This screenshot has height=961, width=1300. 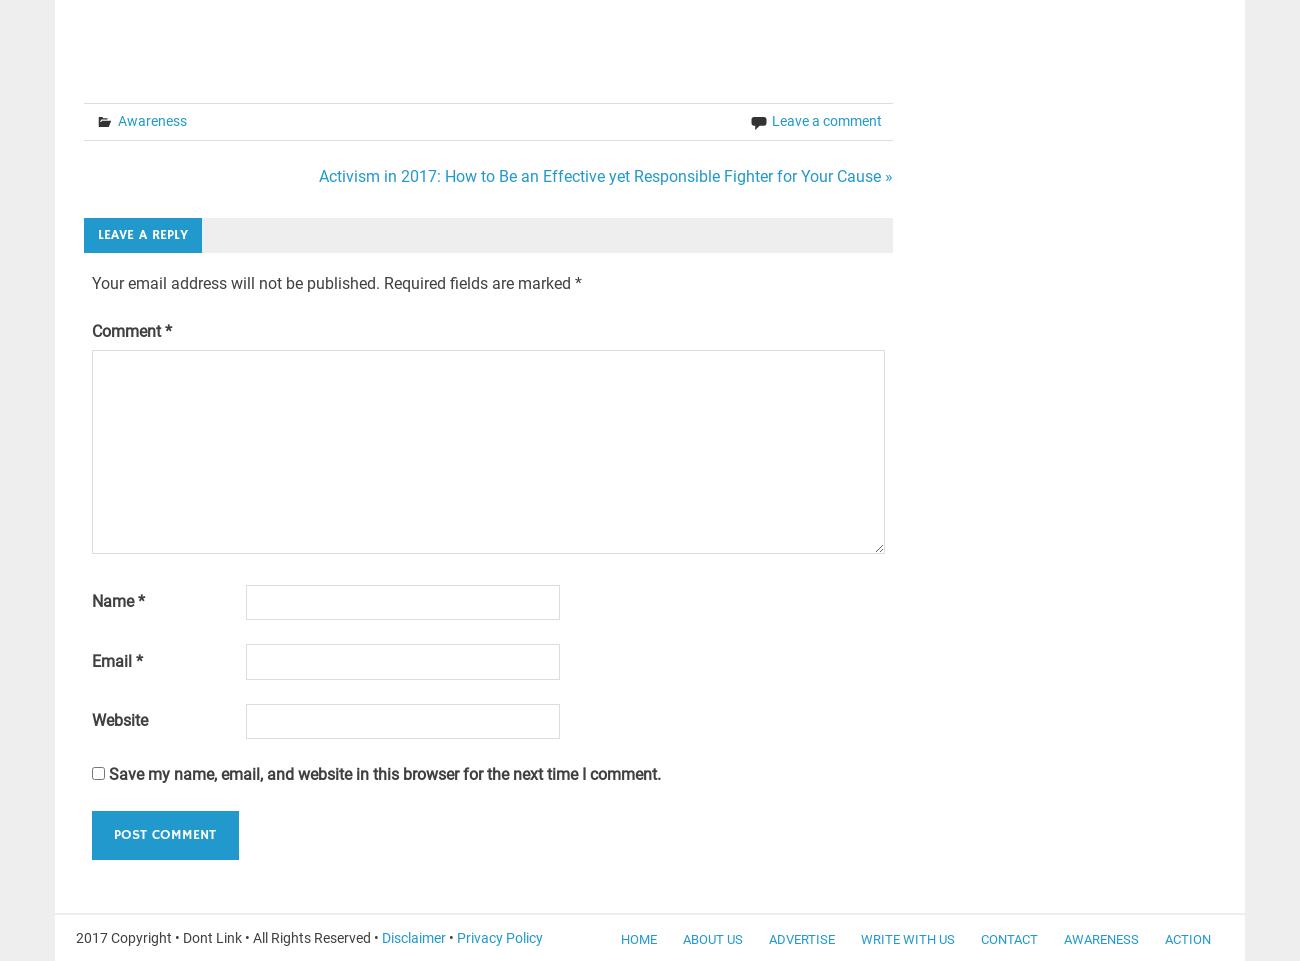 I want to click on 'Your email address will not be published.', so click(x=234, y=282).